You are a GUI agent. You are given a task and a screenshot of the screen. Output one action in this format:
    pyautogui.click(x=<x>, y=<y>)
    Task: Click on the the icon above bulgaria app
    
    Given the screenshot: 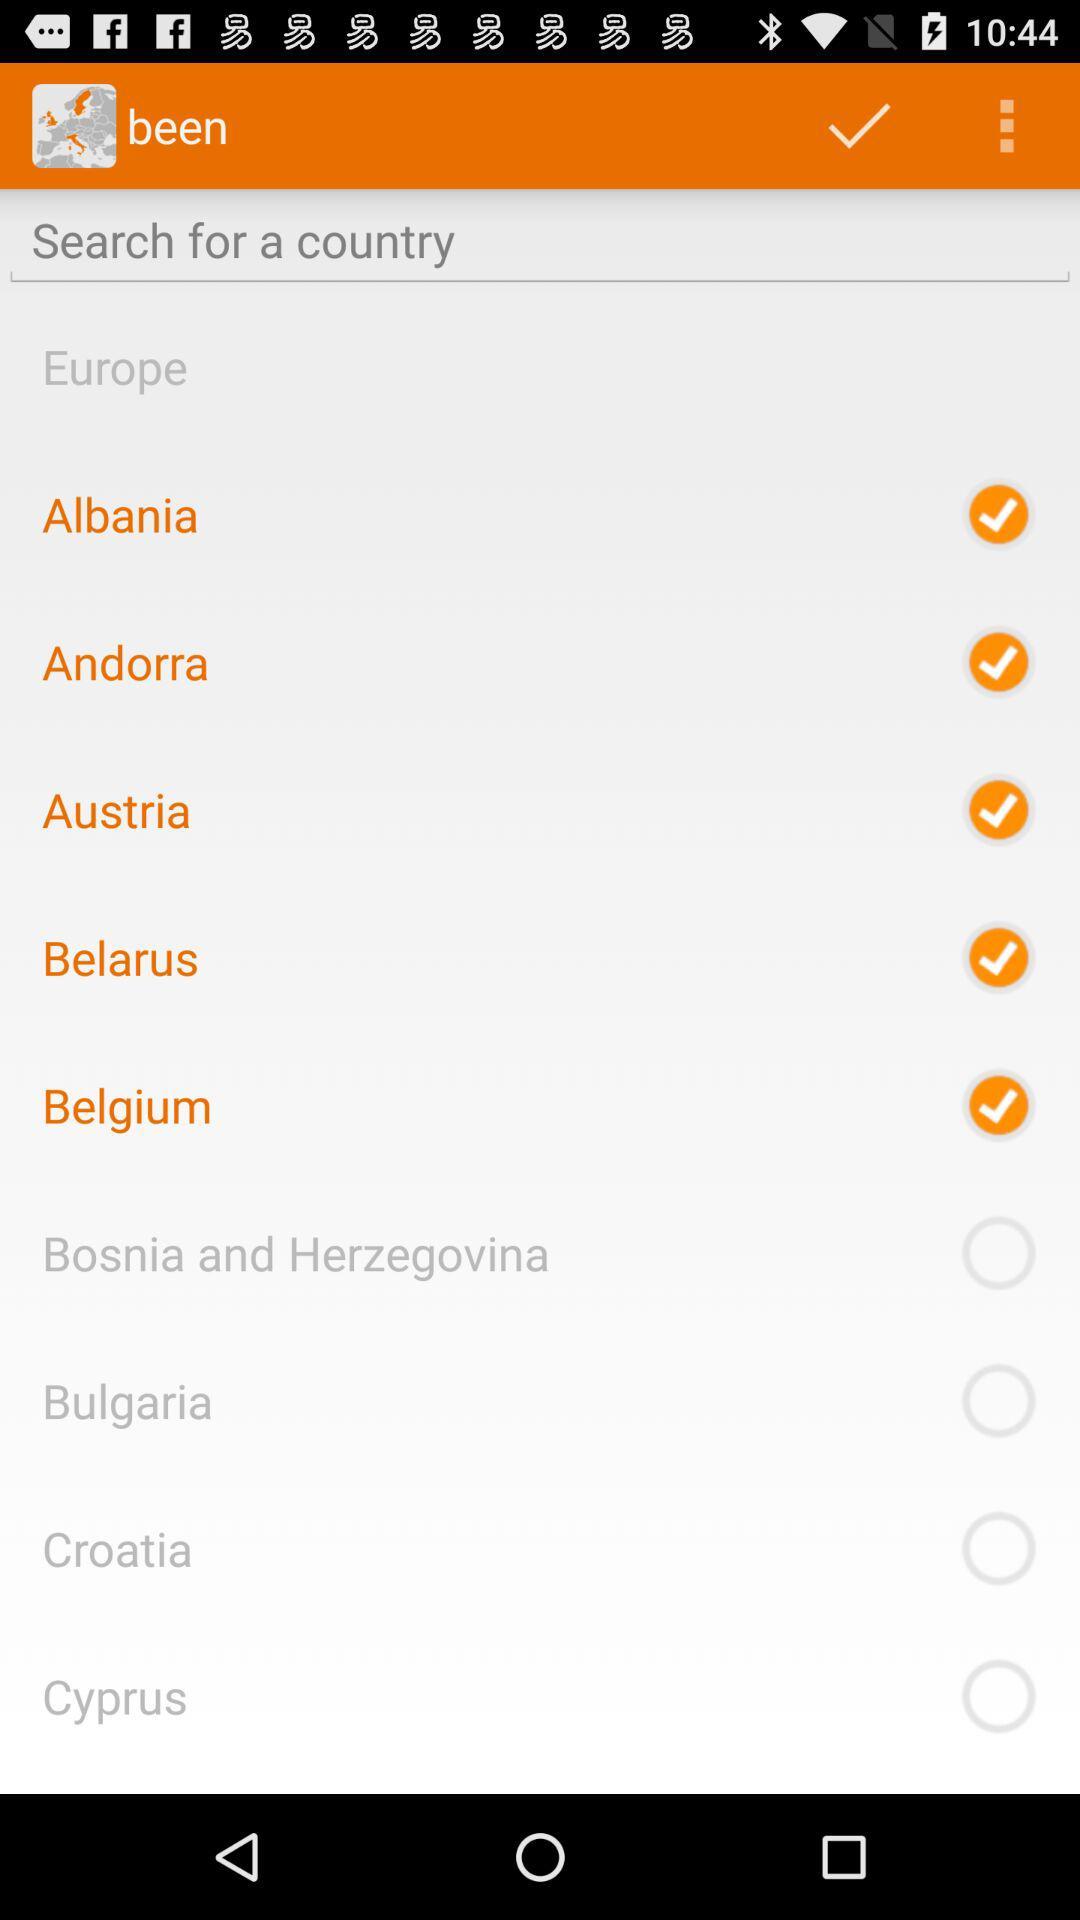 What is the action you would take?
    pyautogui.click(x=295, y=1251)
    